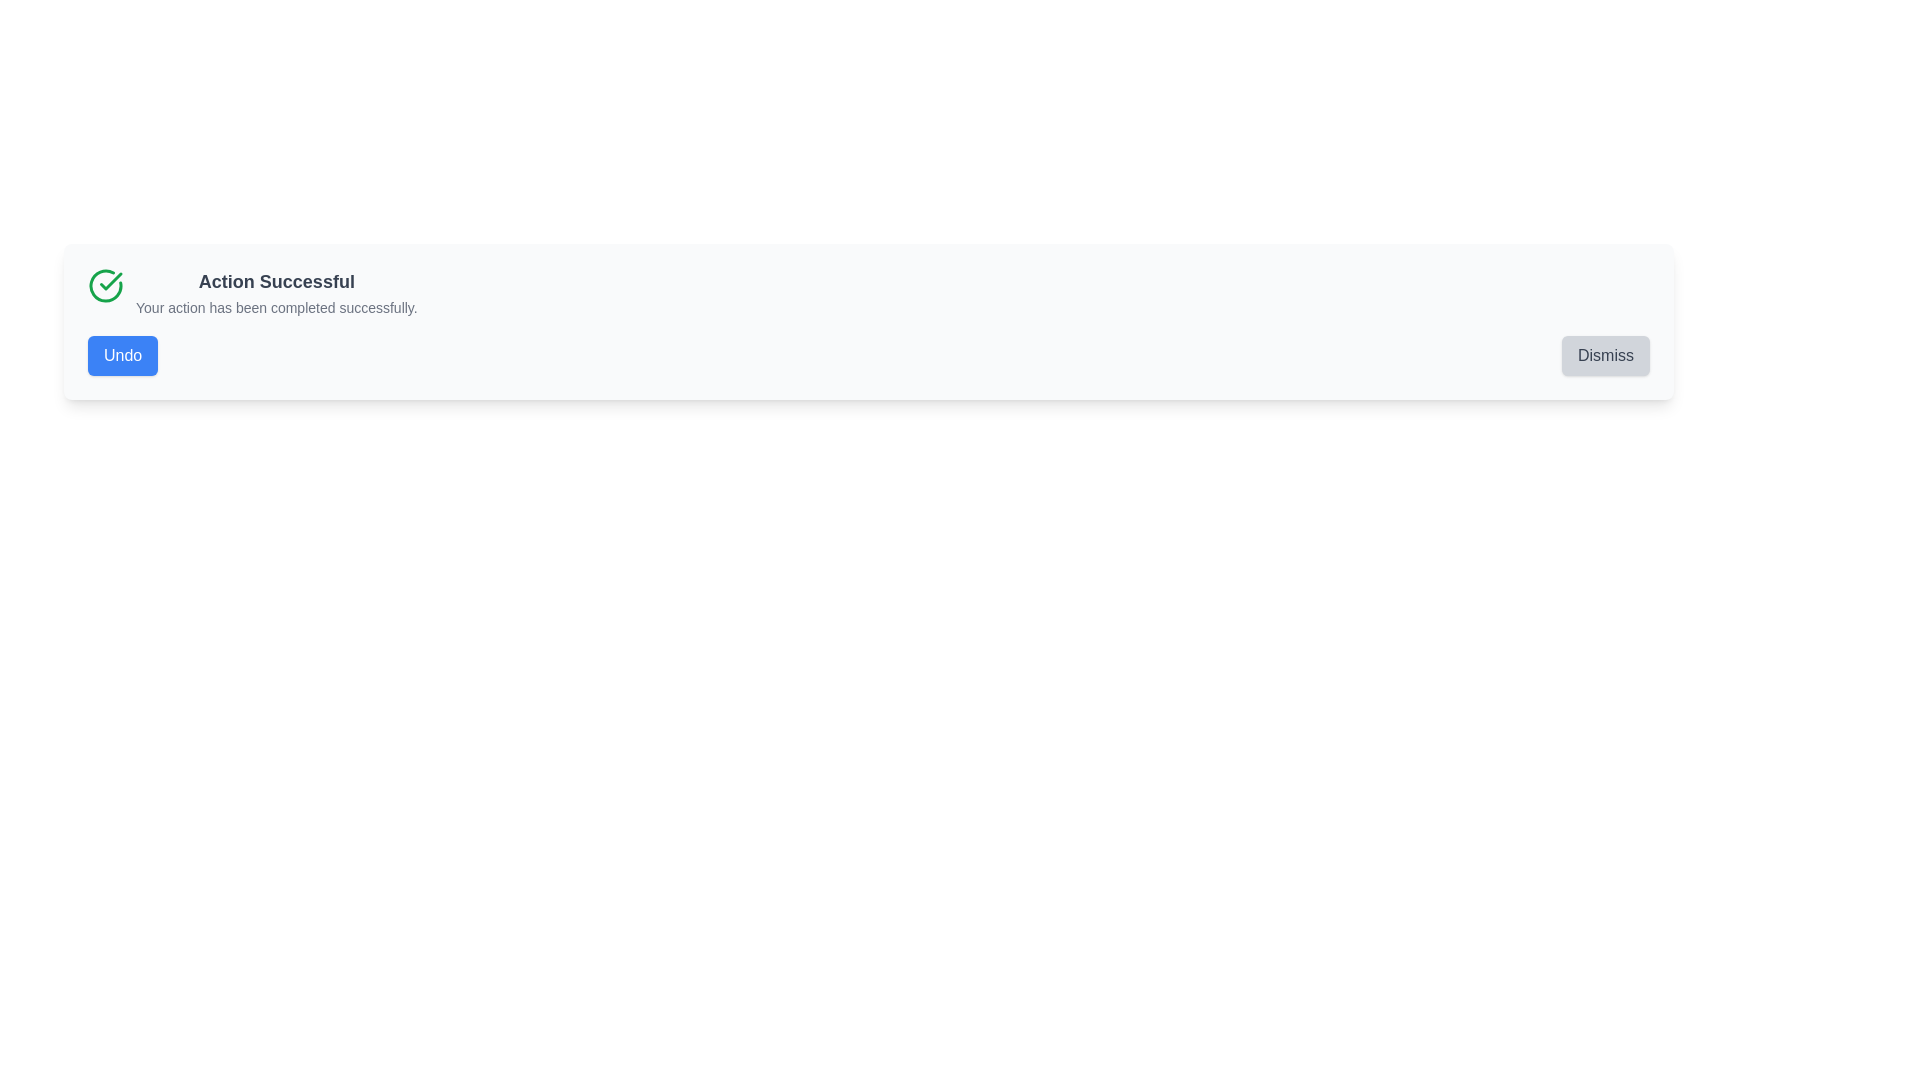 This screenshot has height=1080, width=1920. I want to click on the success icon located at the top left edge of the notification text block that precedes the text 'Action Successful', so click(104, 285).